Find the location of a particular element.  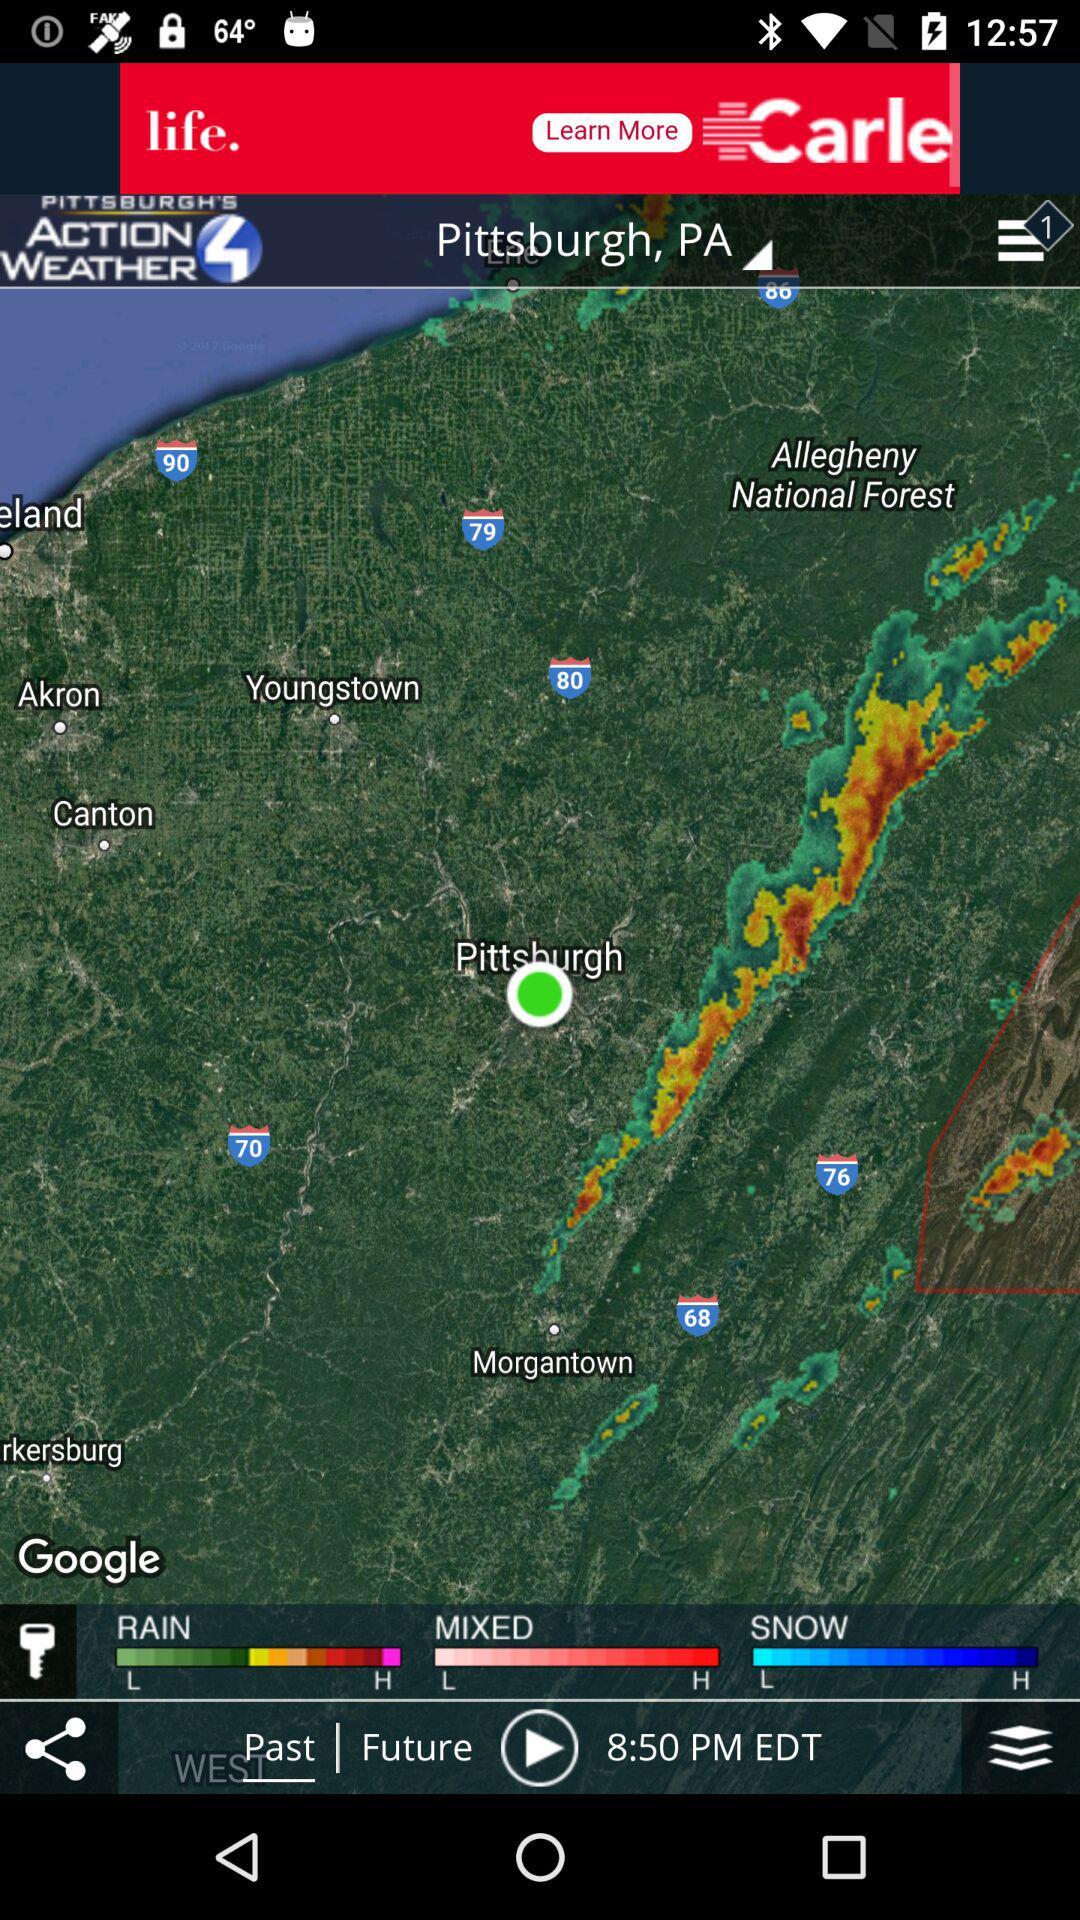

the item to the right of 8 50 pm is located at coordinates (1020, 1746).